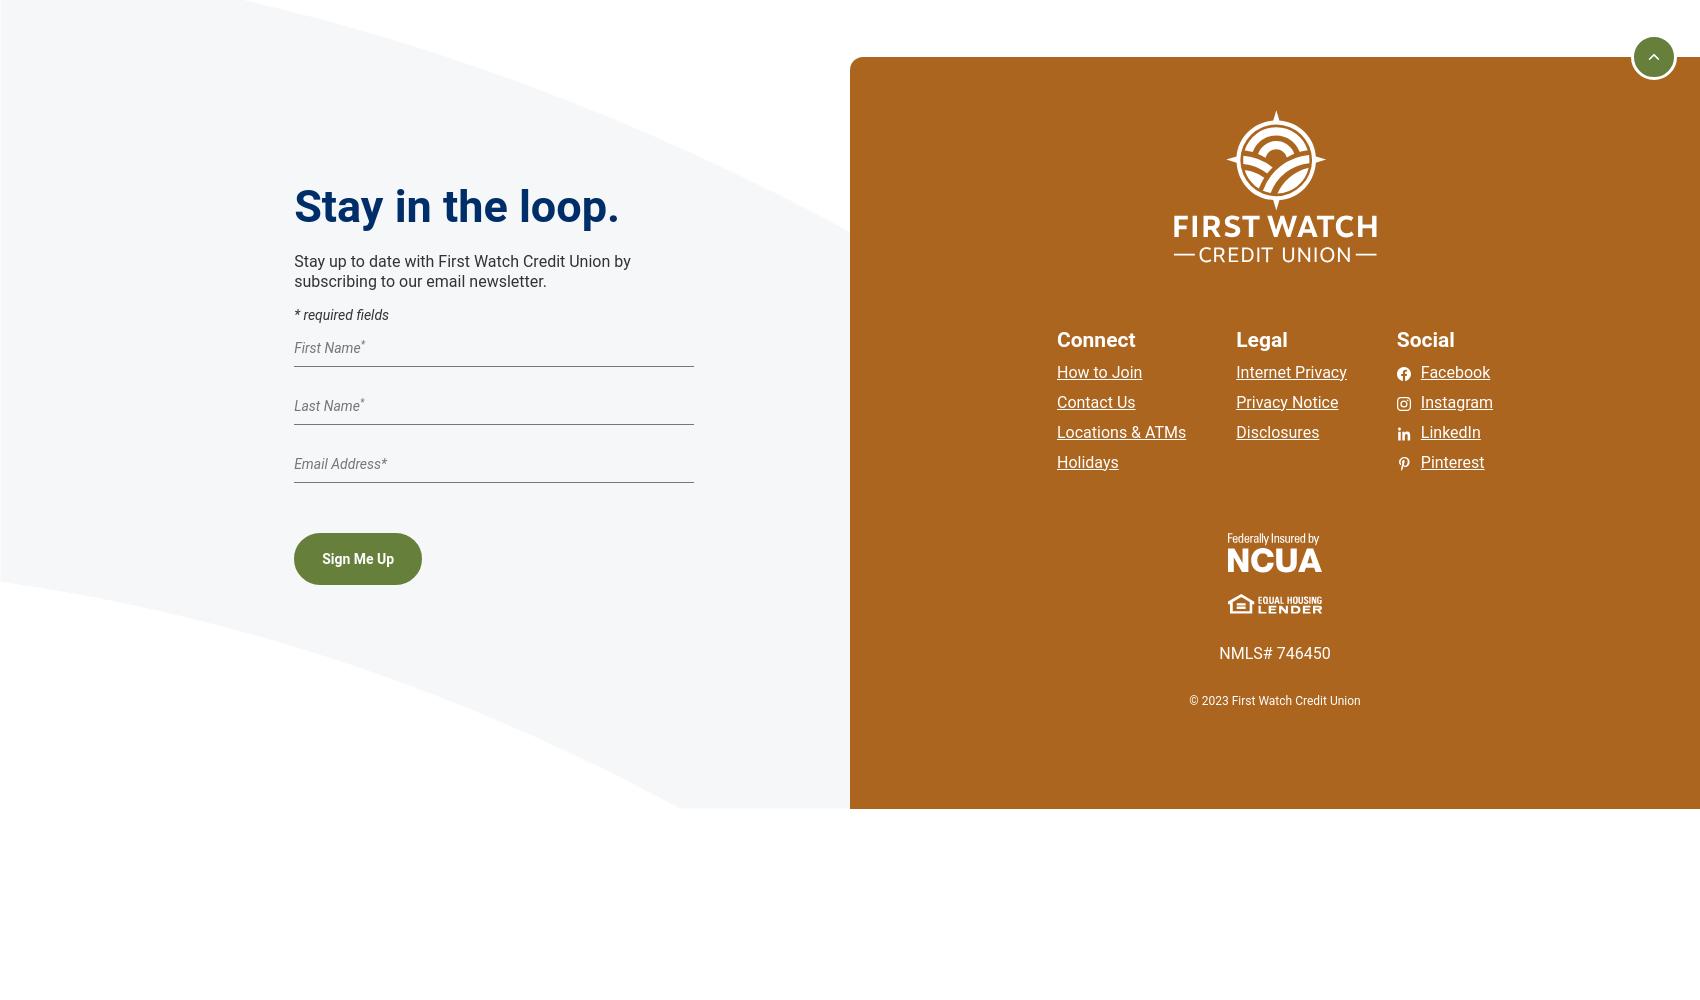 The width and height of the screenshot is (1700, 1000). I want to click on 'Legal', so click(1260, 338).